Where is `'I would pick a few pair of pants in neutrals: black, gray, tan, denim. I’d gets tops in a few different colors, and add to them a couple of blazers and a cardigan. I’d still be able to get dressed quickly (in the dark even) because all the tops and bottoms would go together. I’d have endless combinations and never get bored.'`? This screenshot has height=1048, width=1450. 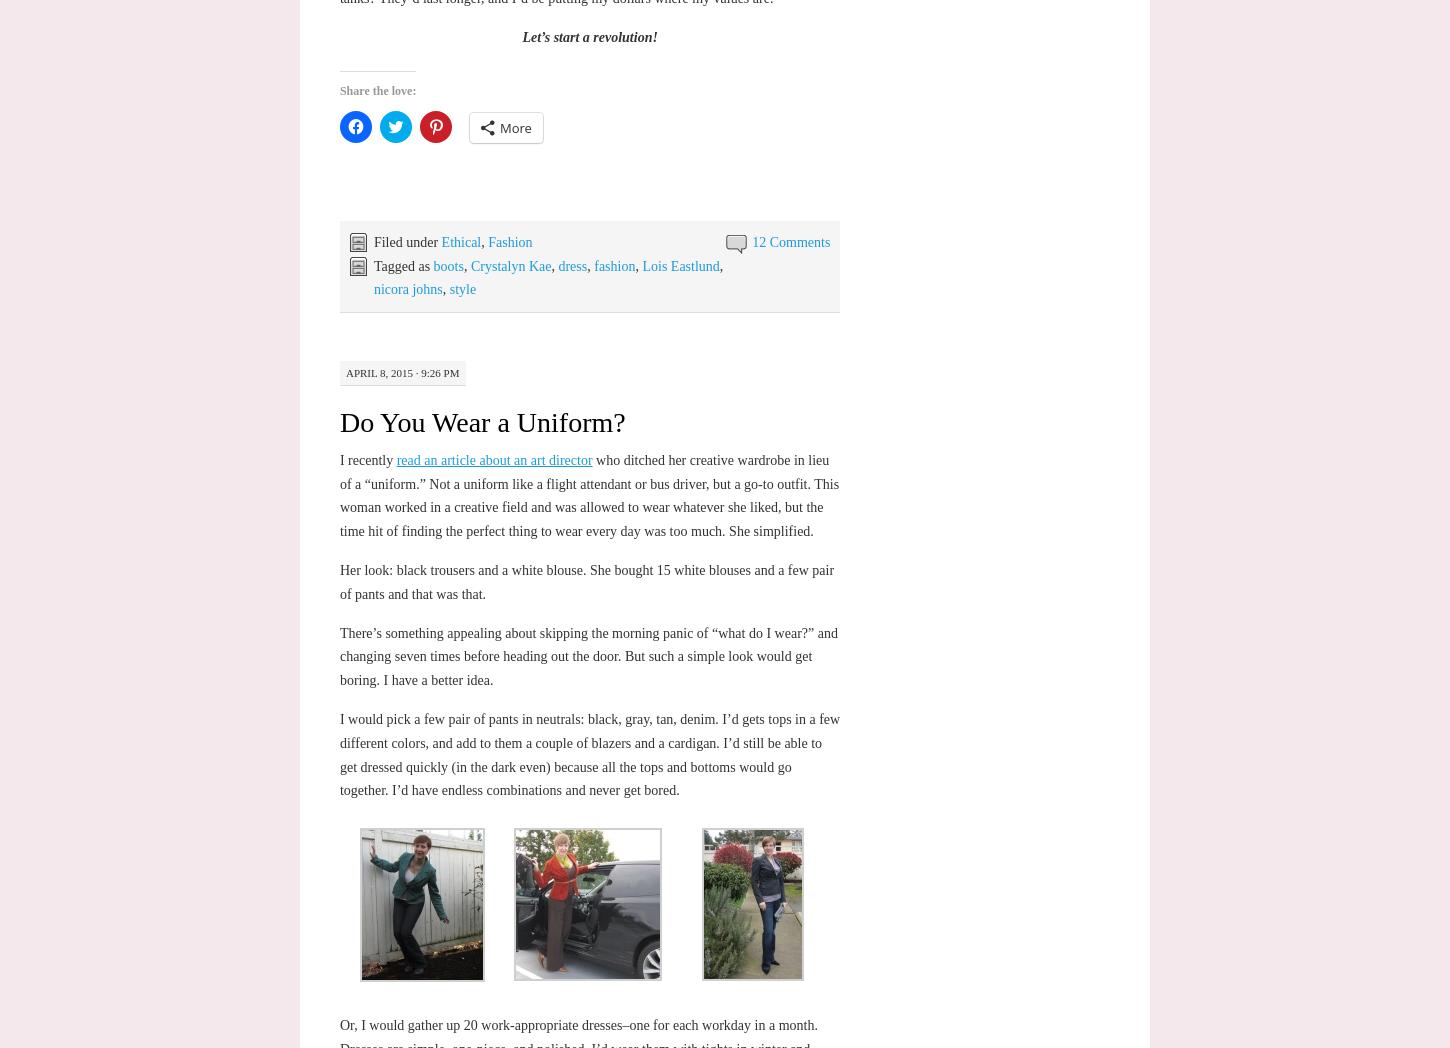
'I would pick a few pair of pants in neutrals: black, gray, tan, denim. I’d gets tops in a few different colors, and add to them a couple of blazers and a cardigan. I’d still be able to get dressed quickly (in the dark even) because all the tops and bottoms would go together. I’d have endless combinations and never get bored.' is located at coordinates (339, 754).